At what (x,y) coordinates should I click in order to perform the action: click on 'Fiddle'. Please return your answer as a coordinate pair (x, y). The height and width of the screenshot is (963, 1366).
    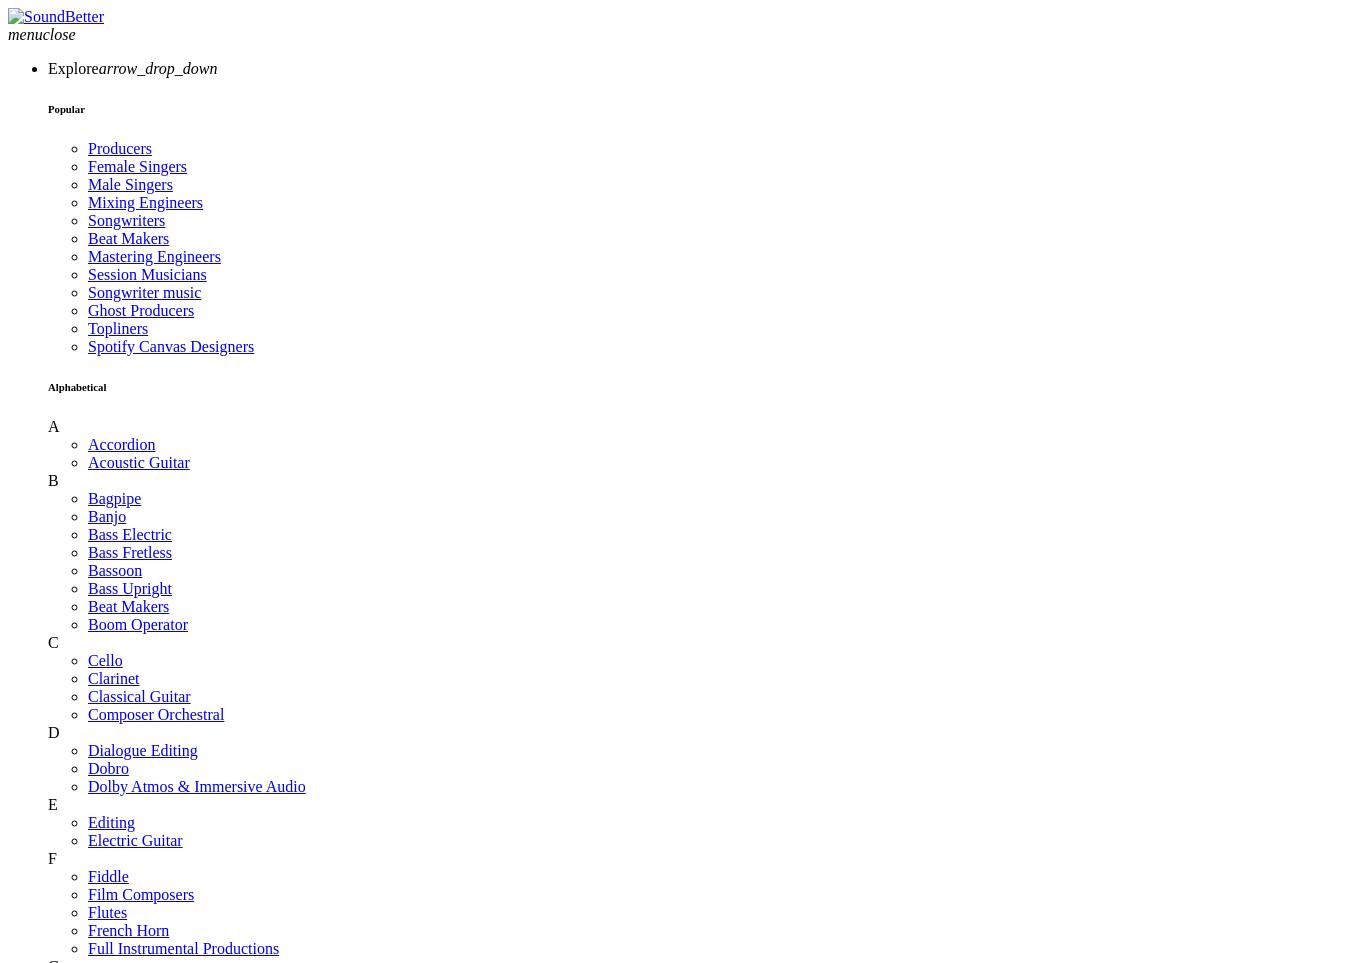
    Looking at the image, I should click on (108, 875).